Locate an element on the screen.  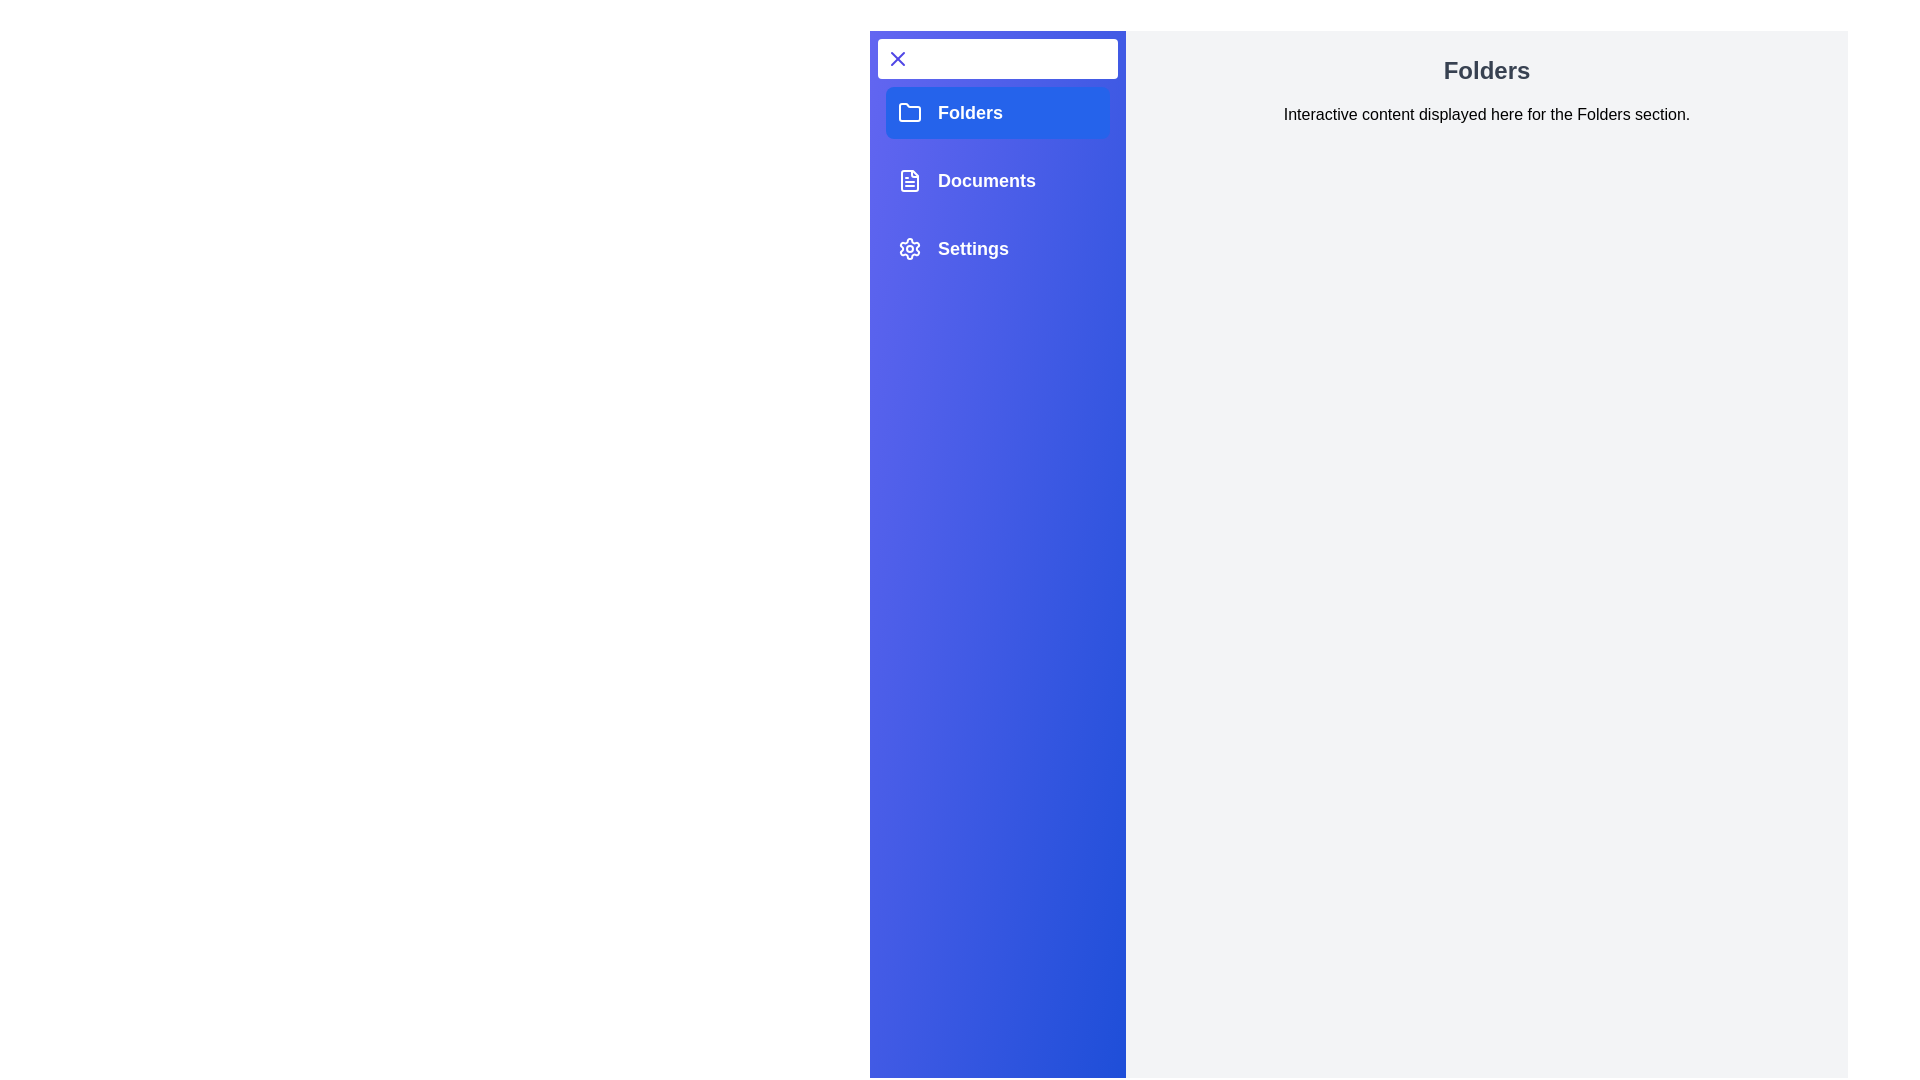
the Settings tab to observe its hover effect is located at coordinates (998, 248).